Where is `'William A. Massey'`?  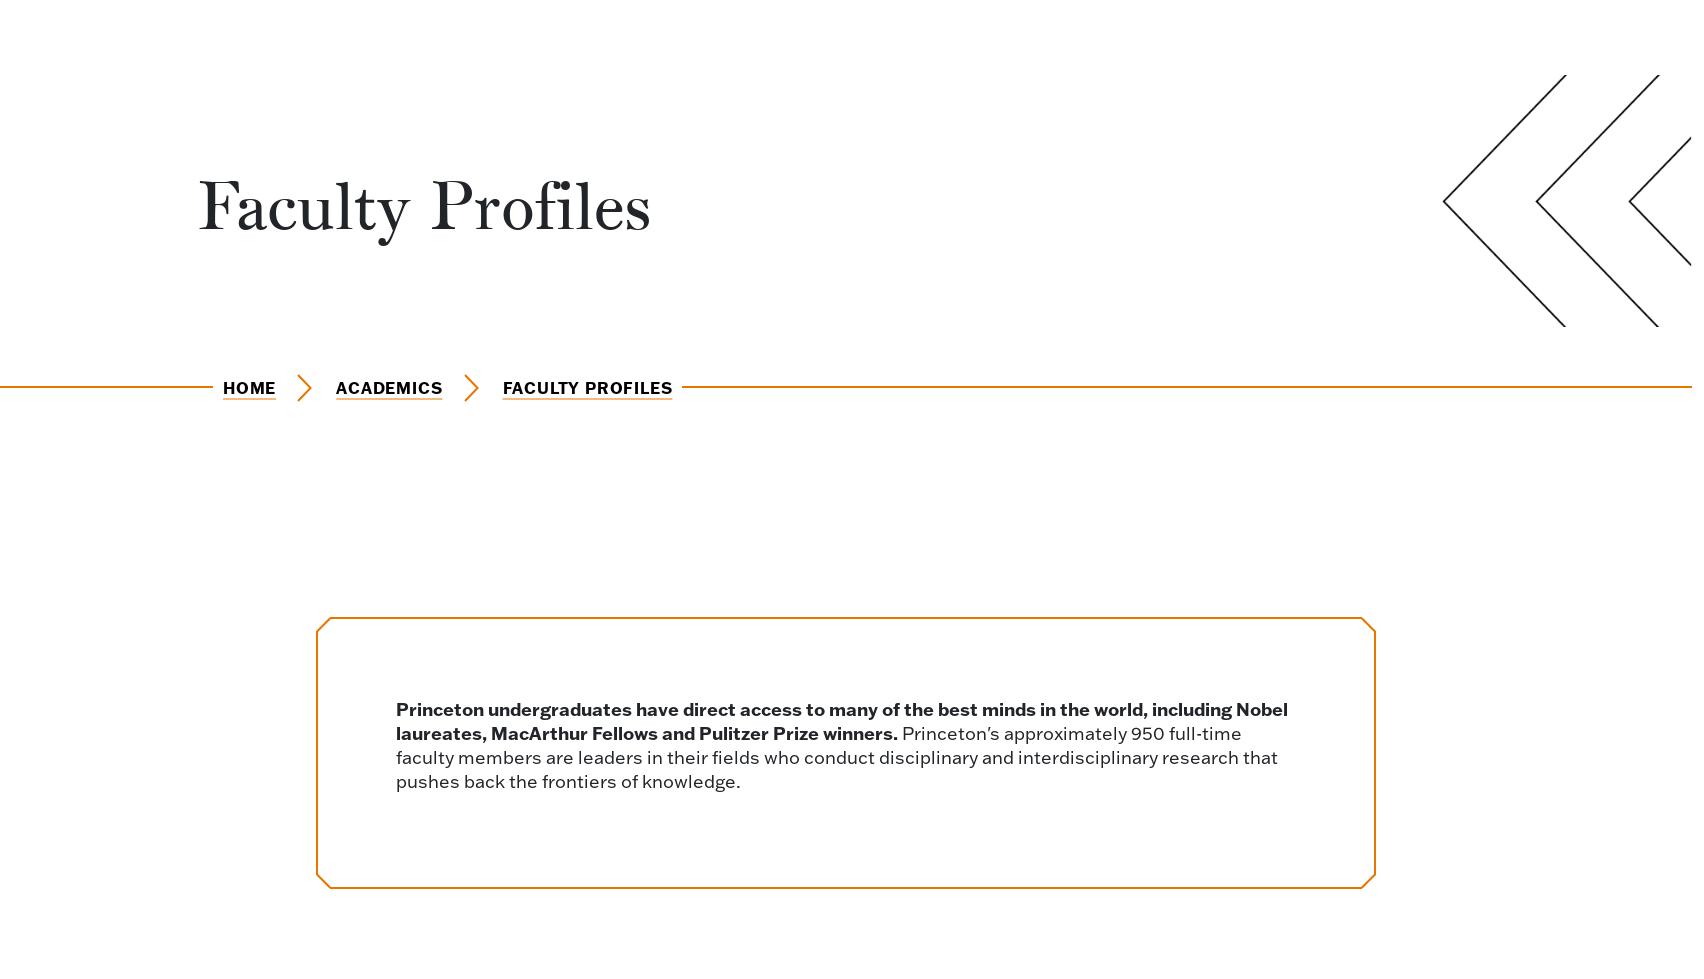
'William A. Massey' is located at coordinates (1211, 74).